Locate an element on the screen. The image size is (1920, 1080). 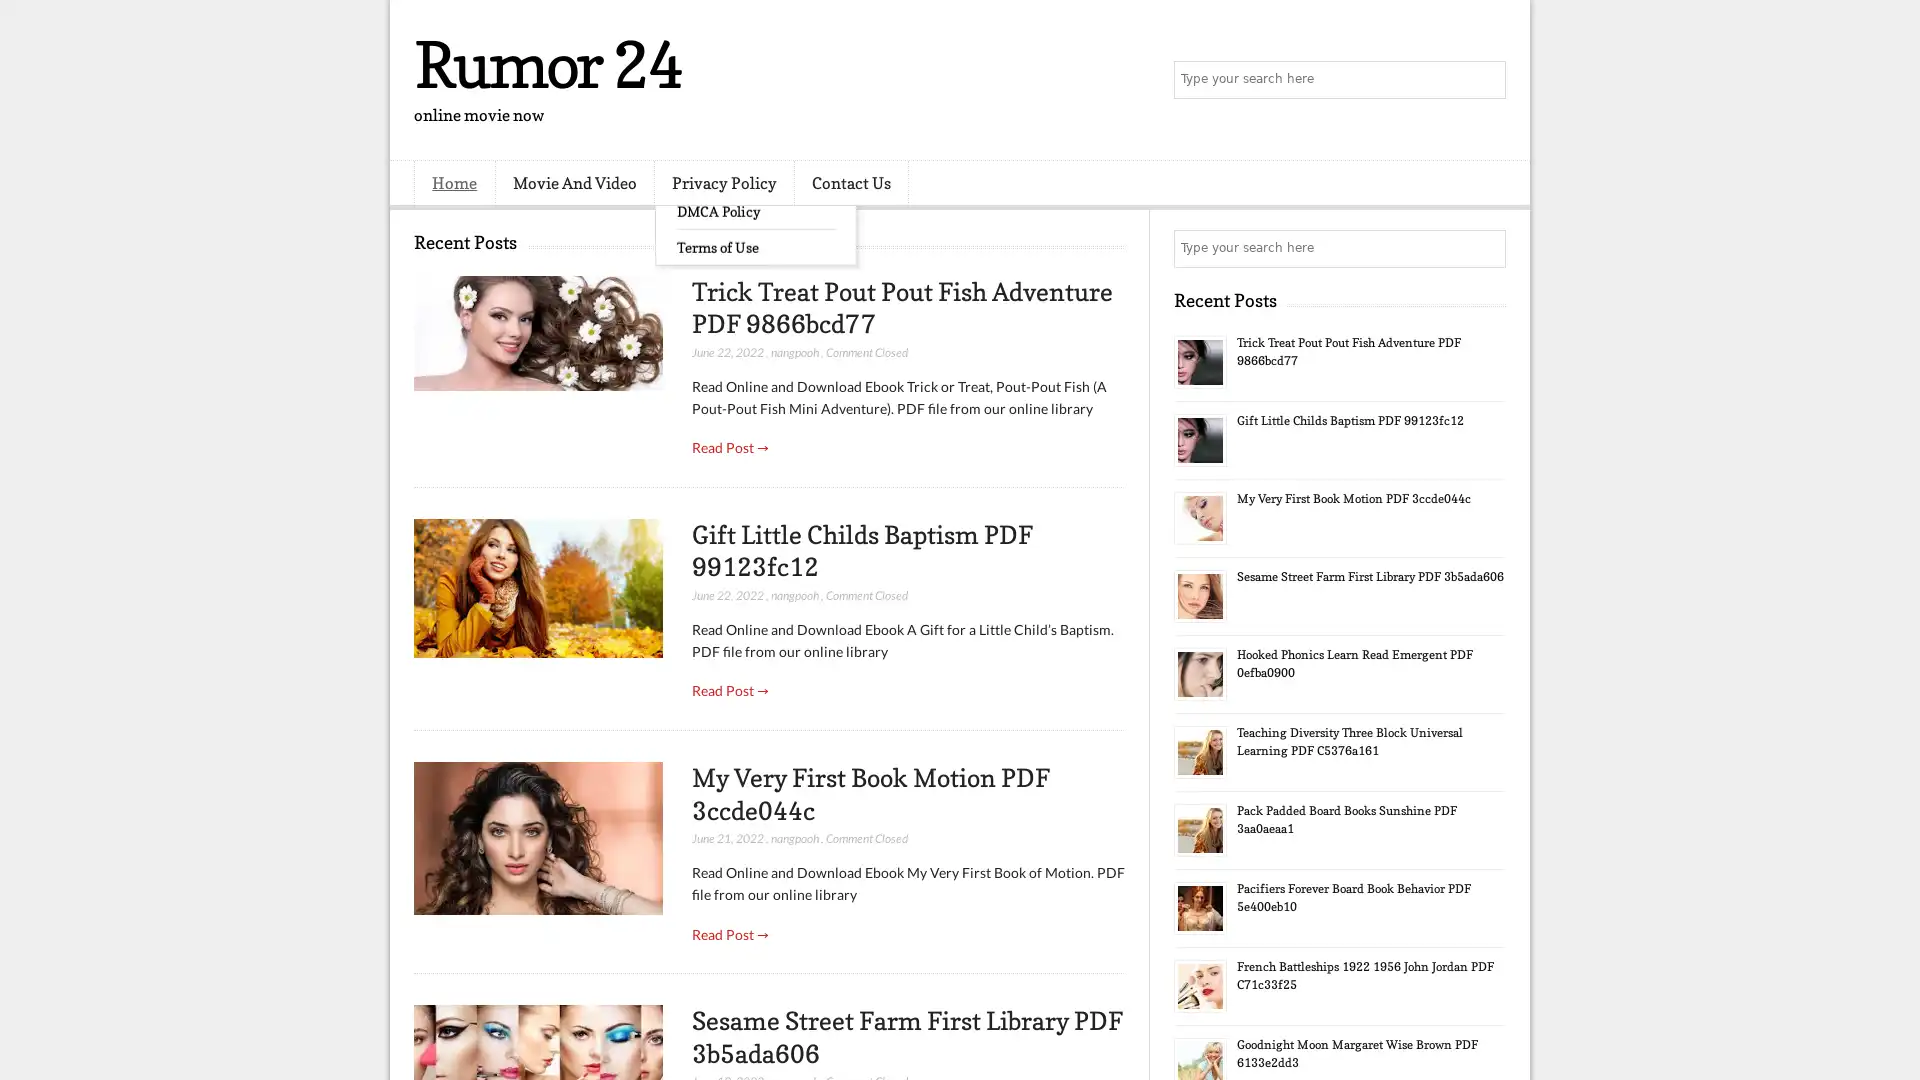
Search is located at coordinates (1485, 80).